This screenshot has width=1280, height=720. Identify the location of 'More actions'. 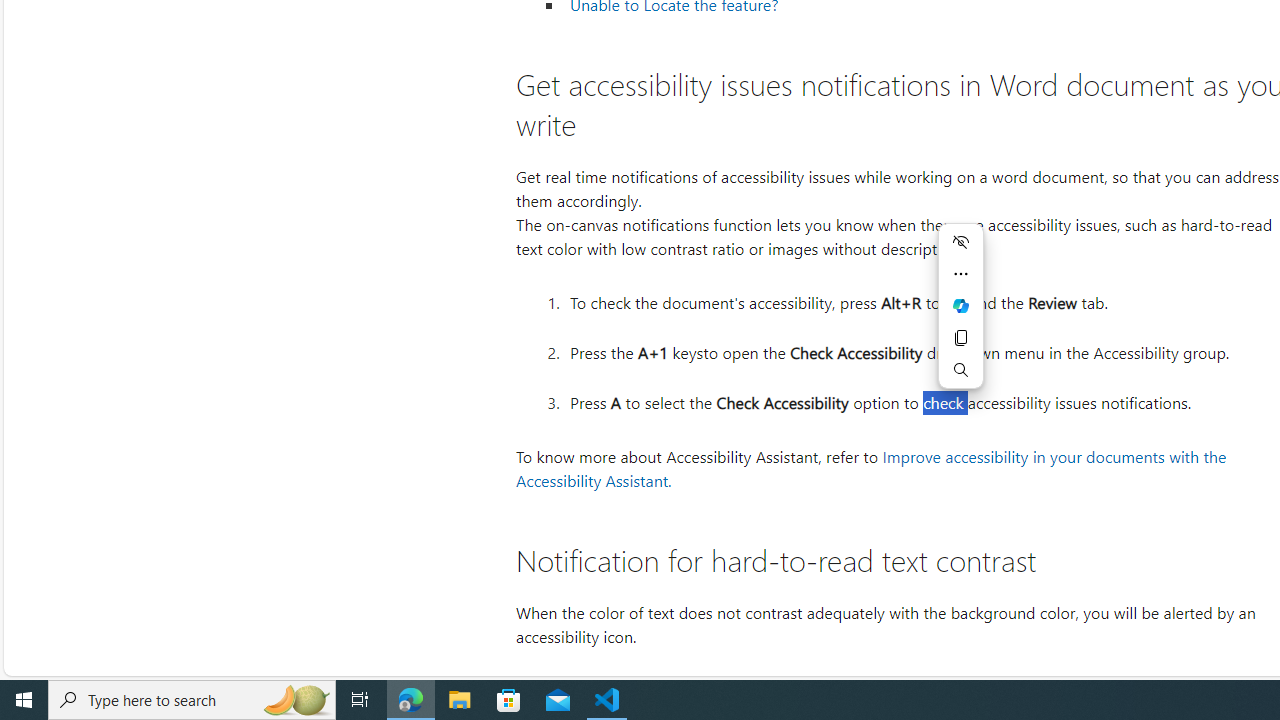
(961, 273).